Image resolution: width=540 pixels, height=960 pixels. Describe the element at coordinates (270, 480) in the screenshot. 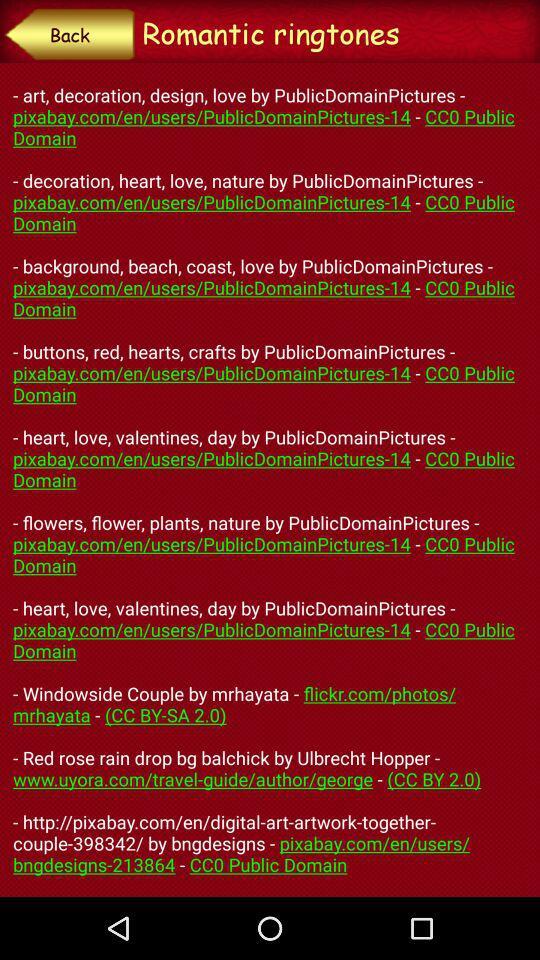

I see `the endless love songs` at that location.